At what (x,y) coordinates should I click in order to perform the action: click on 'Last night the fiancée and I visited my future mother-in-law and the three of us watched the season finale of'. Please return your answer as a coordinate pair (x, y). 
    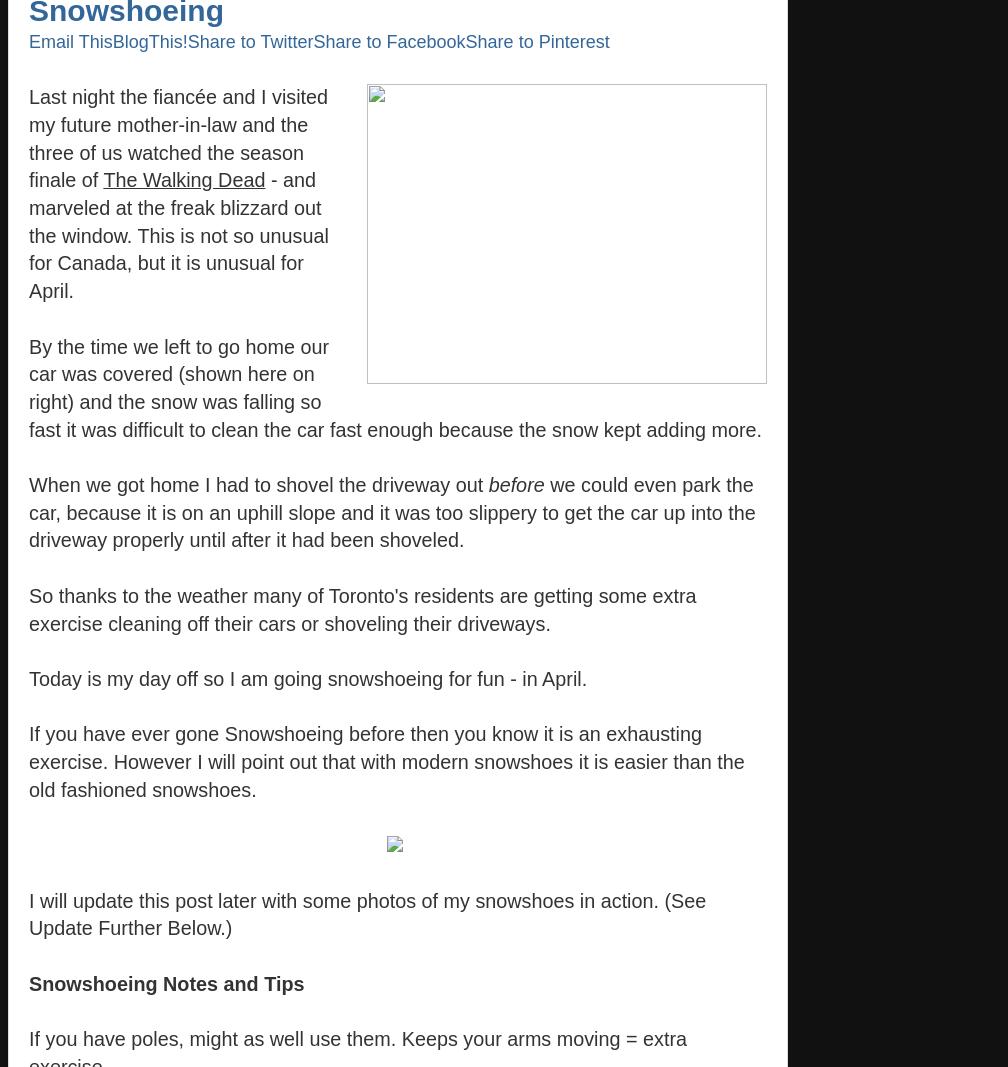
    Looking at the image, I should click on (178, 137).